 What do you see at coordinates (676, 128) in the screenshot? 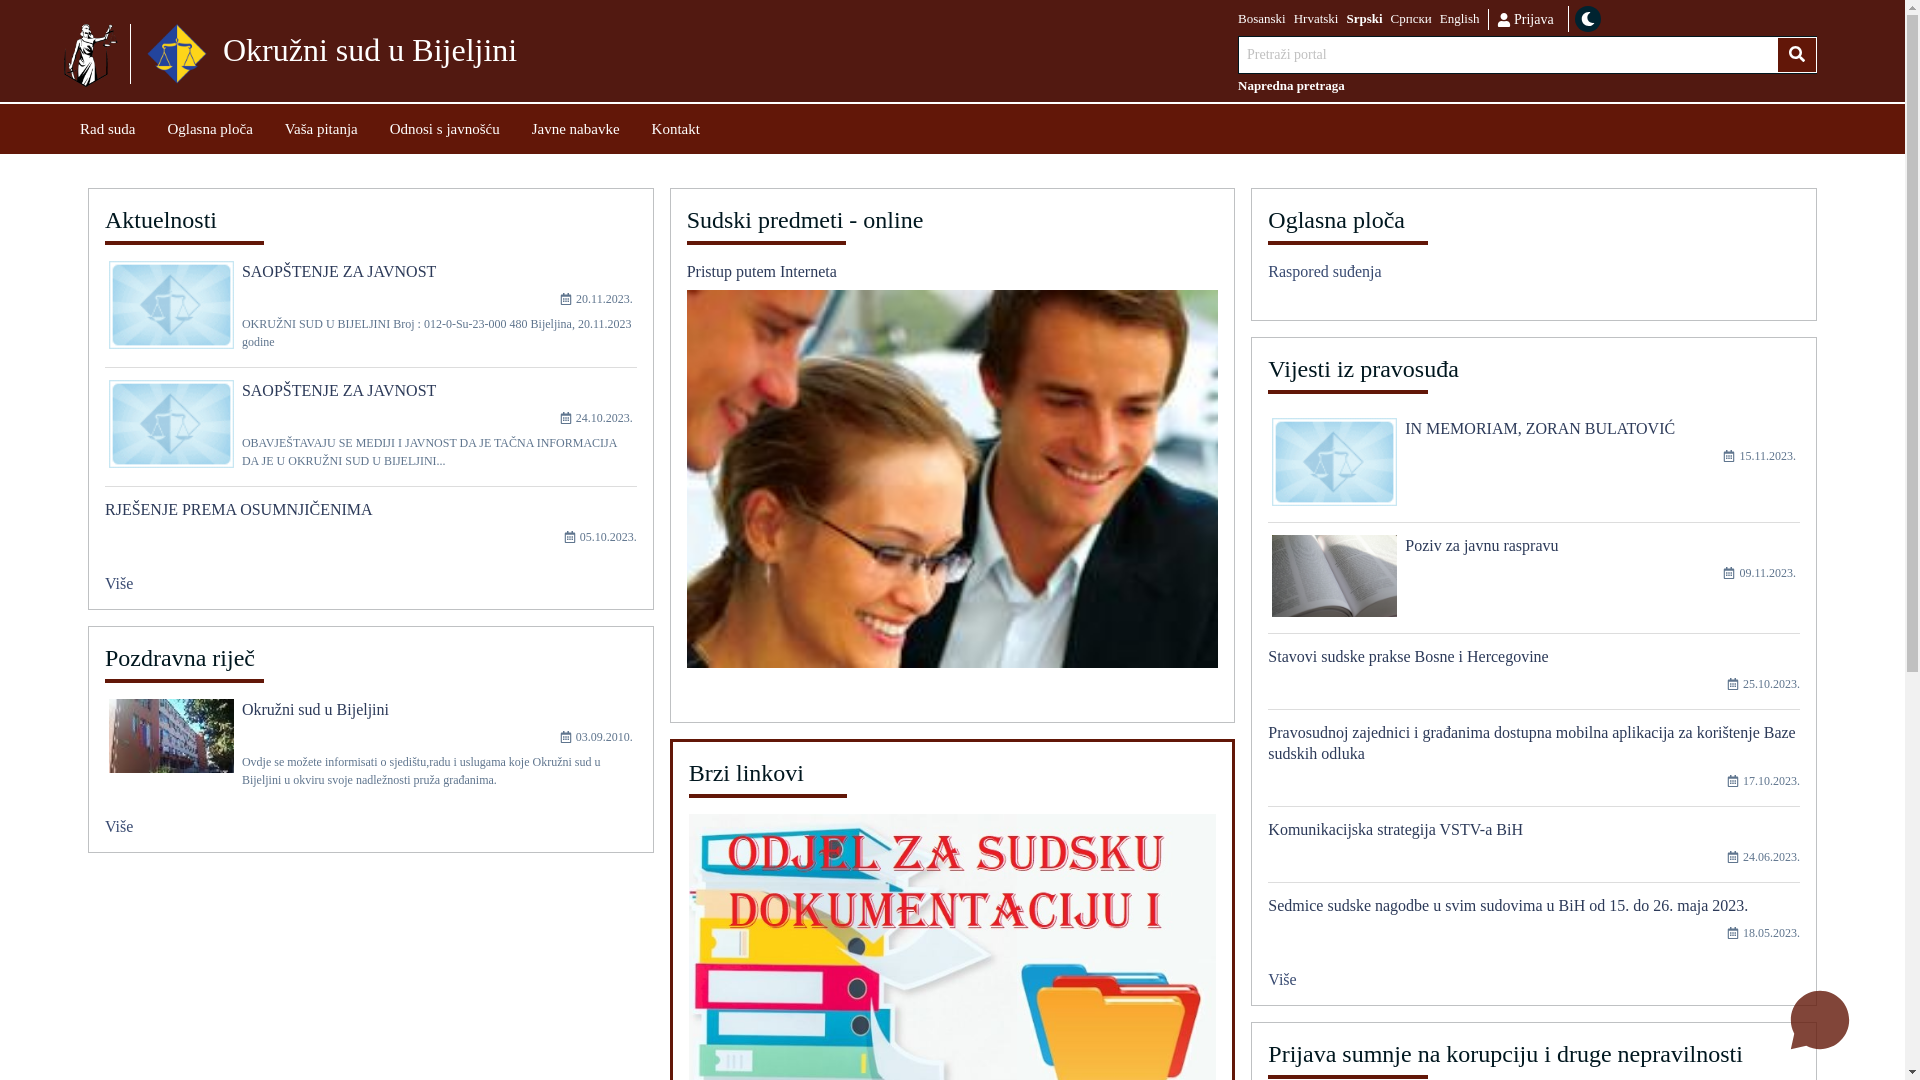
I see `'Kontakt'` at bounding box center [676, 128].